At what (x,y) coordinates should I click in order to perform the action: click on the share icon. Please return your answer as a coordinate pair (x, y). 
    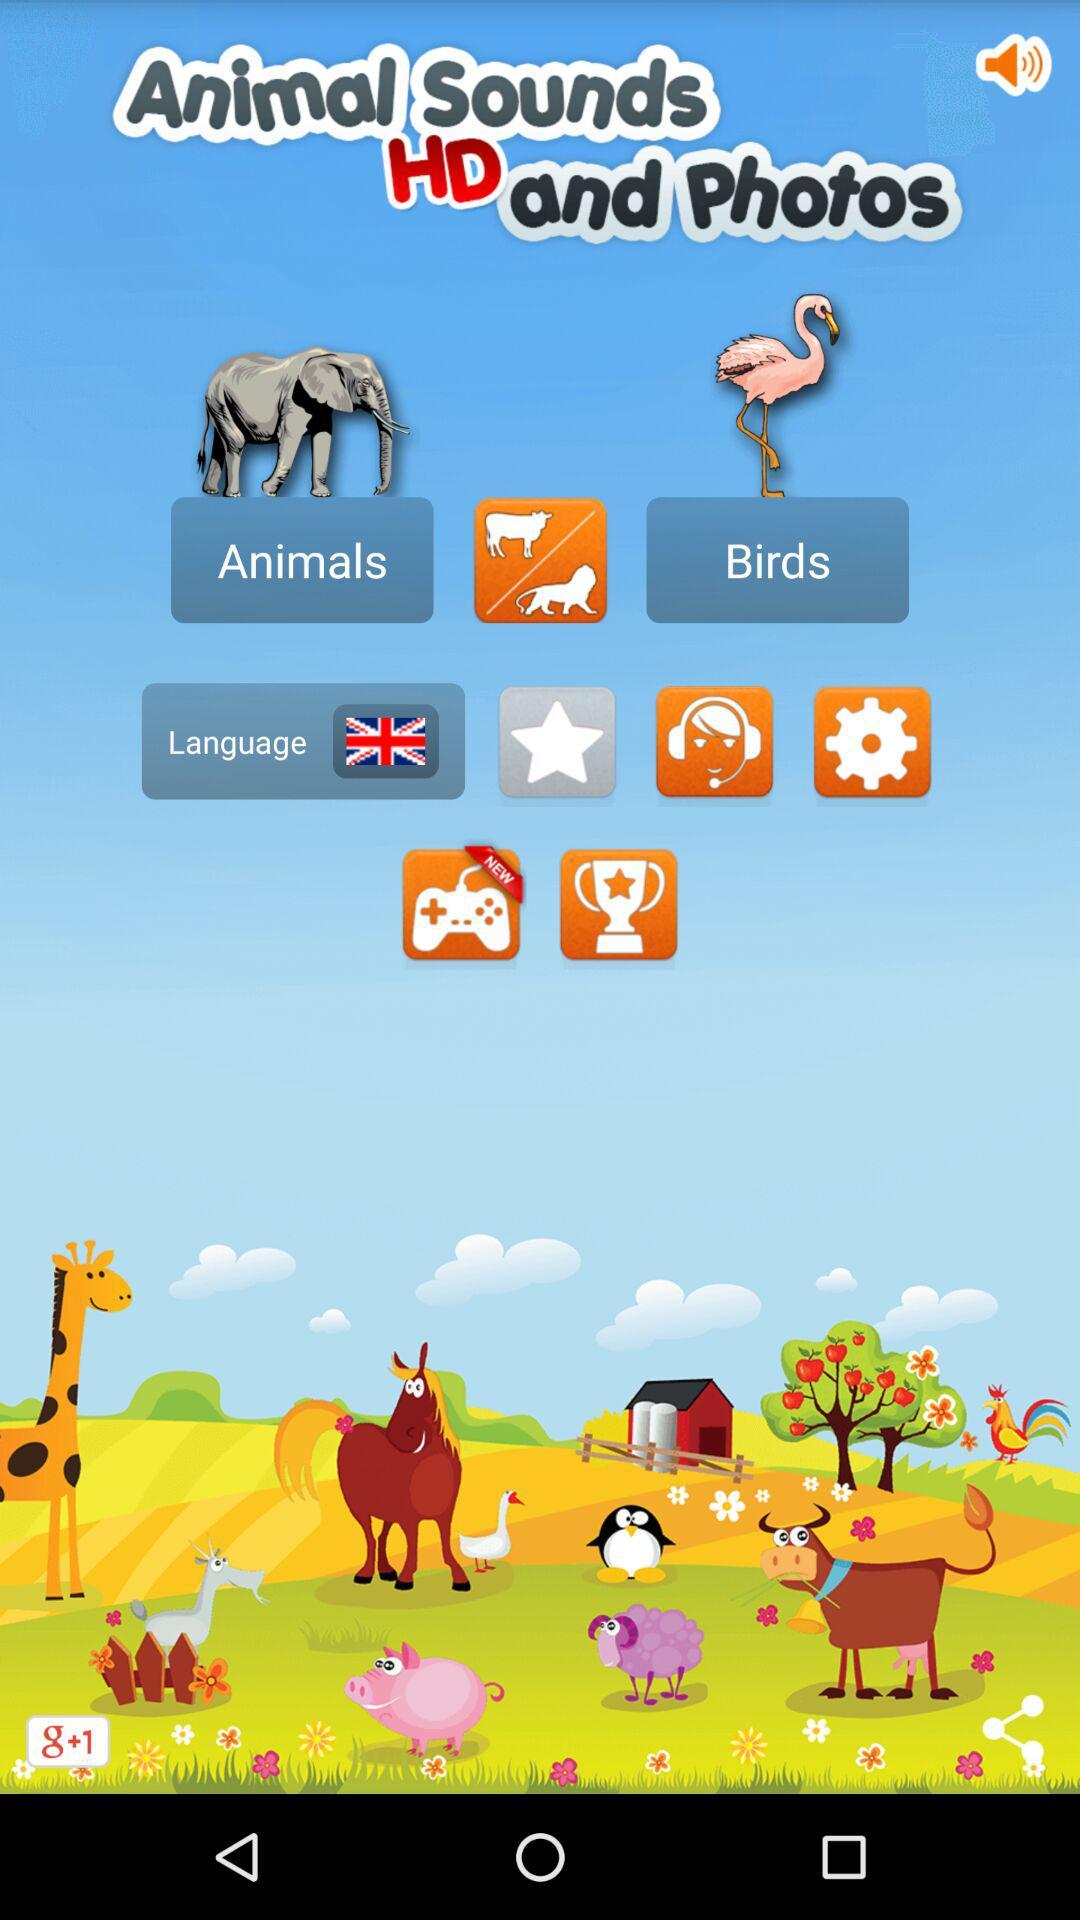
    Looking at the image, I should click on (1014, 1848).